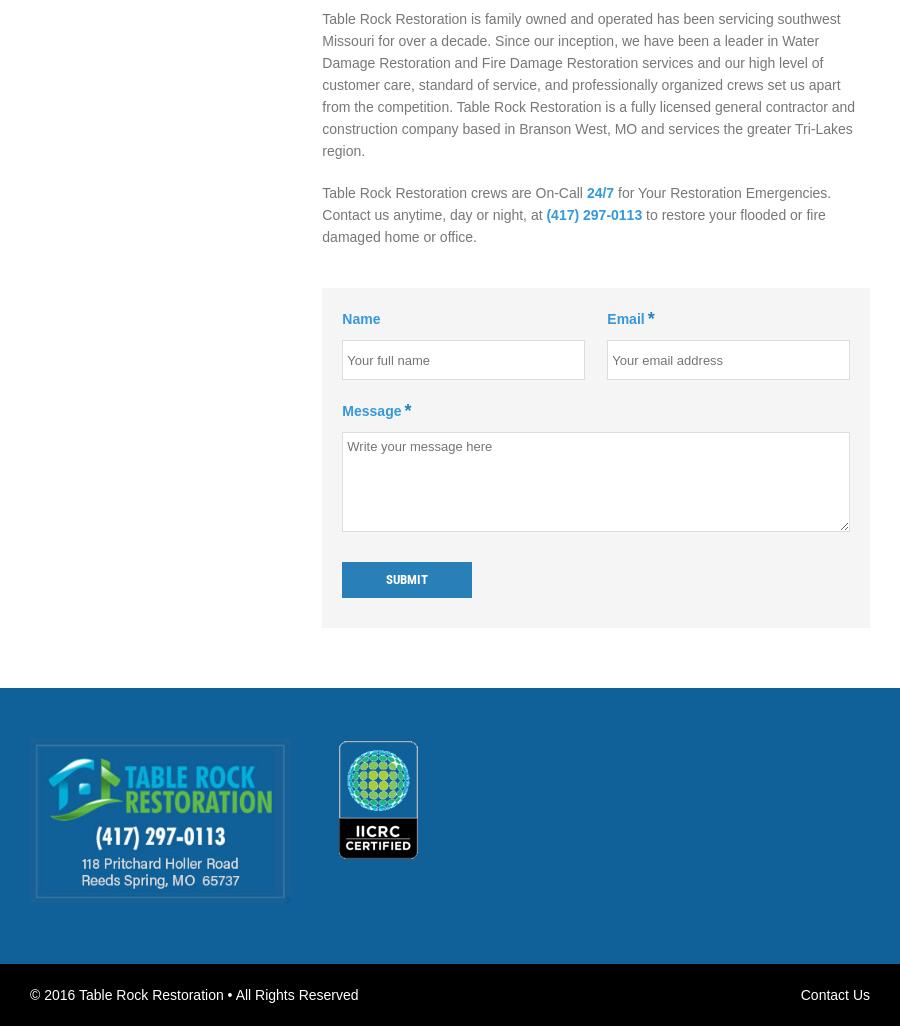 The width and height of the screenshot is (900, 1026). Describe the element at coordinates (594, 215) in the screenshot. I see `'(417) 297-0113'` at that location.